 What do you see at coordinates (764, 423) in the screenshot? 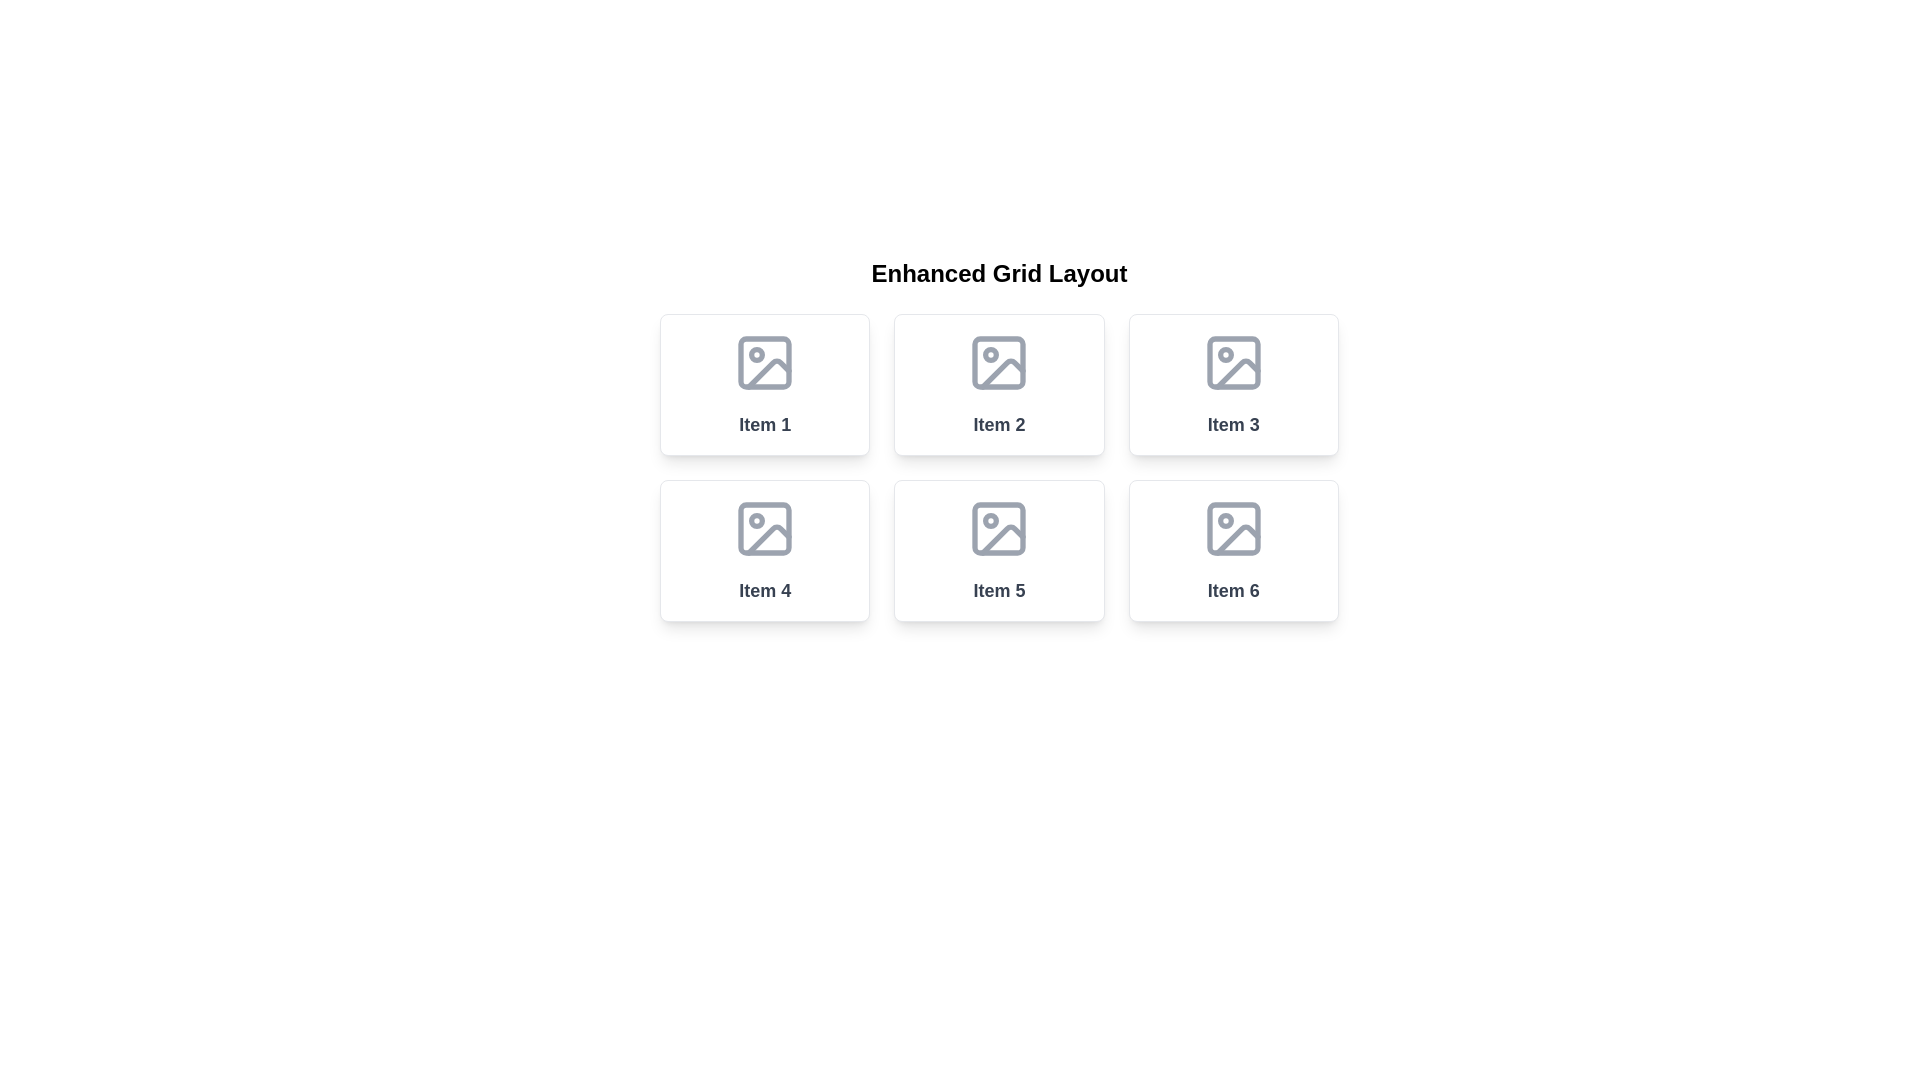
I see `the text label displaying 'Item 1' in bold gray font located at the bottom-center of the first card in the grid layout` at bounding box center [764, 423].